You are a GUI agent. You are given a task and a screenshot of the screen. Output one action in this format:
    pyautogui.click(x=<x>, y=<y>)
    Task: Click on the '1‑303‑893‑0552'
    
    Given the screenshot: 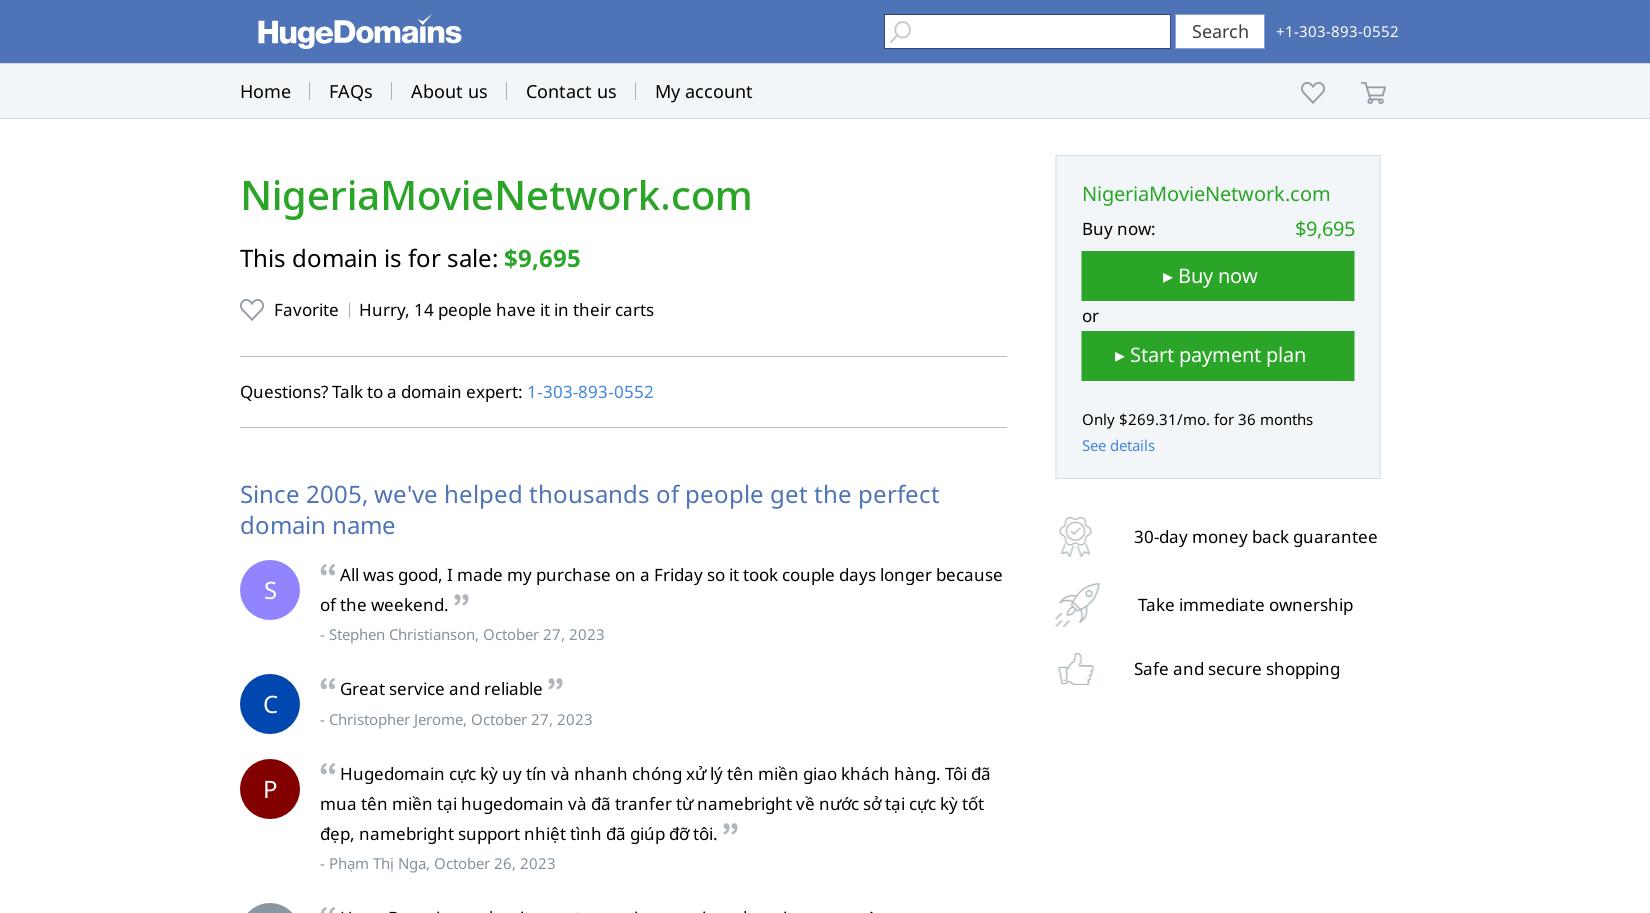 What is the action you would take?
    pyautogui.click(x=589, y=389)
    